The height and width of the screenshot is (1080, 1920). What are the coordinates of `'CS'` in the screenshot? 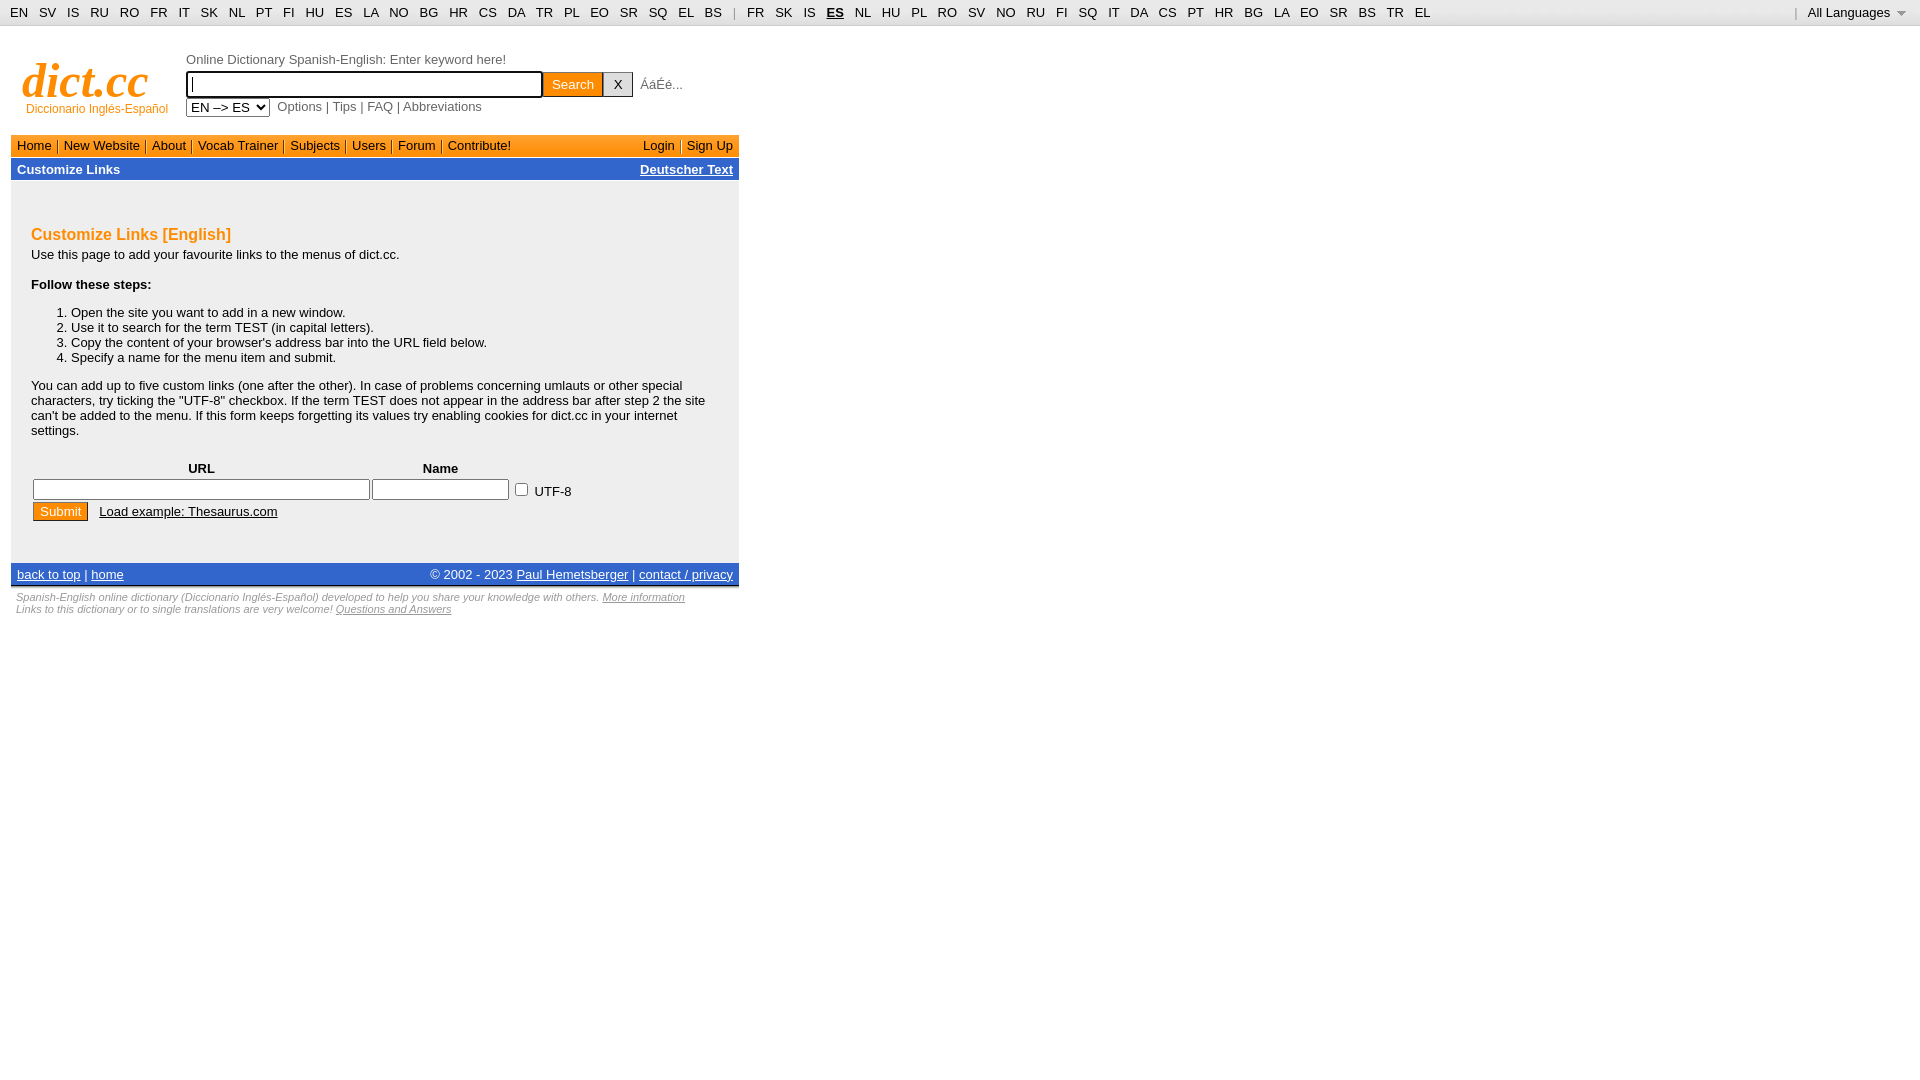 It's located at (488, 12).